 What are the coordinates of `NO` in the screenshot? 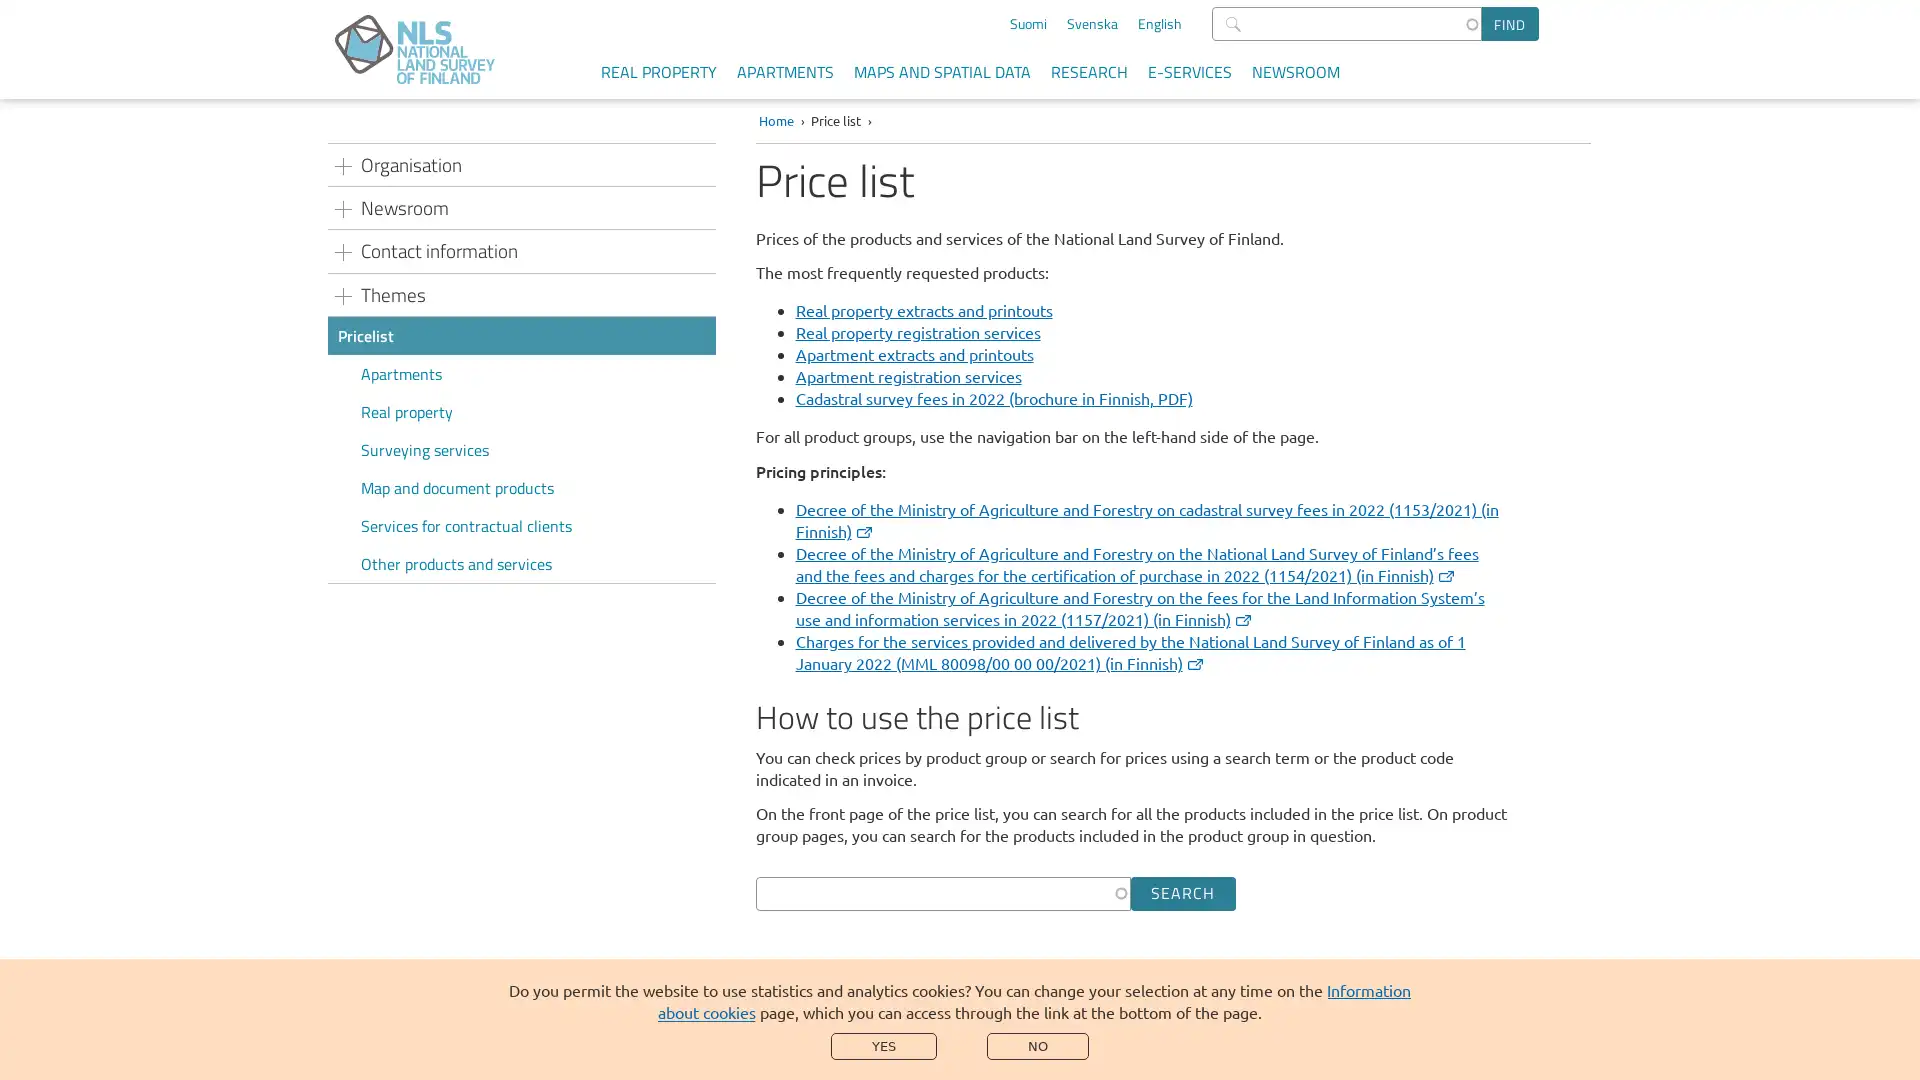 It's located at (1037, 1045).